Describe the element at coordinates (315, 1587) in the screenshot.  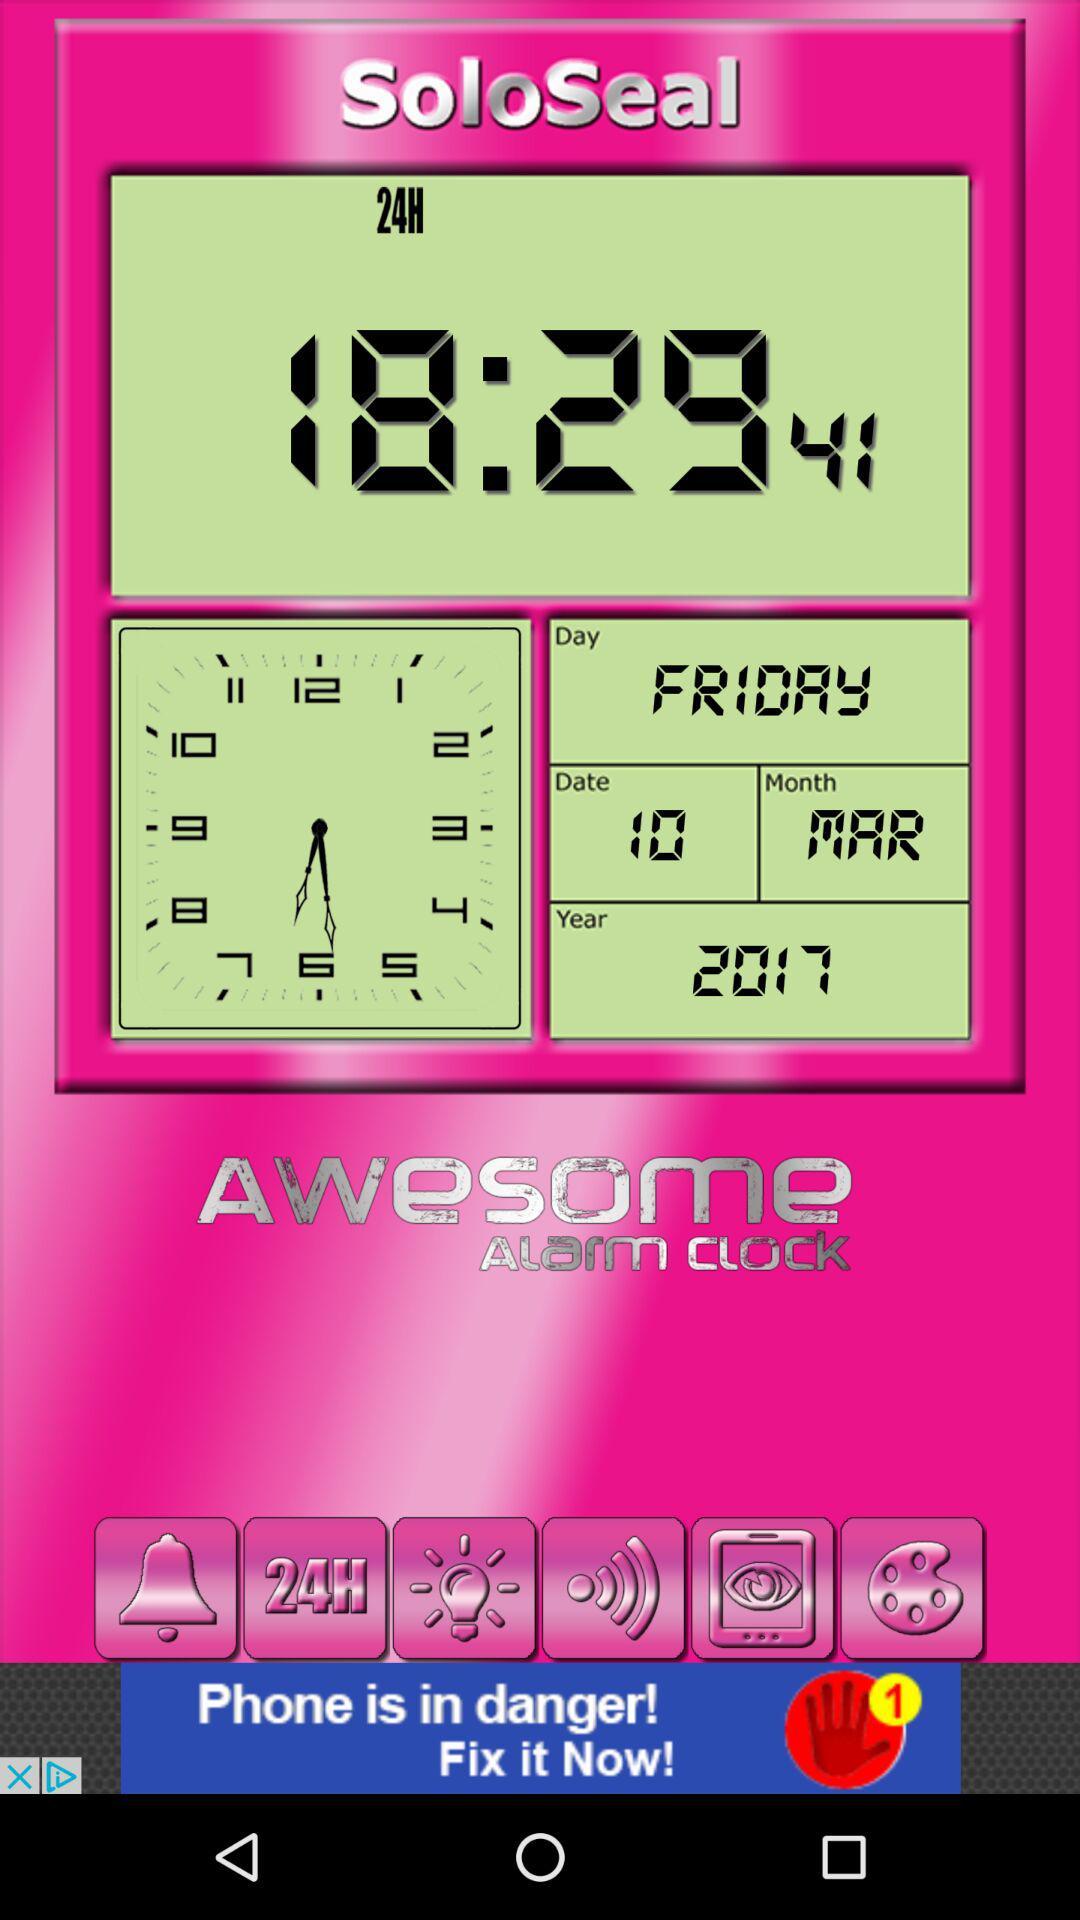
I see `24hr clock mode` at that location.